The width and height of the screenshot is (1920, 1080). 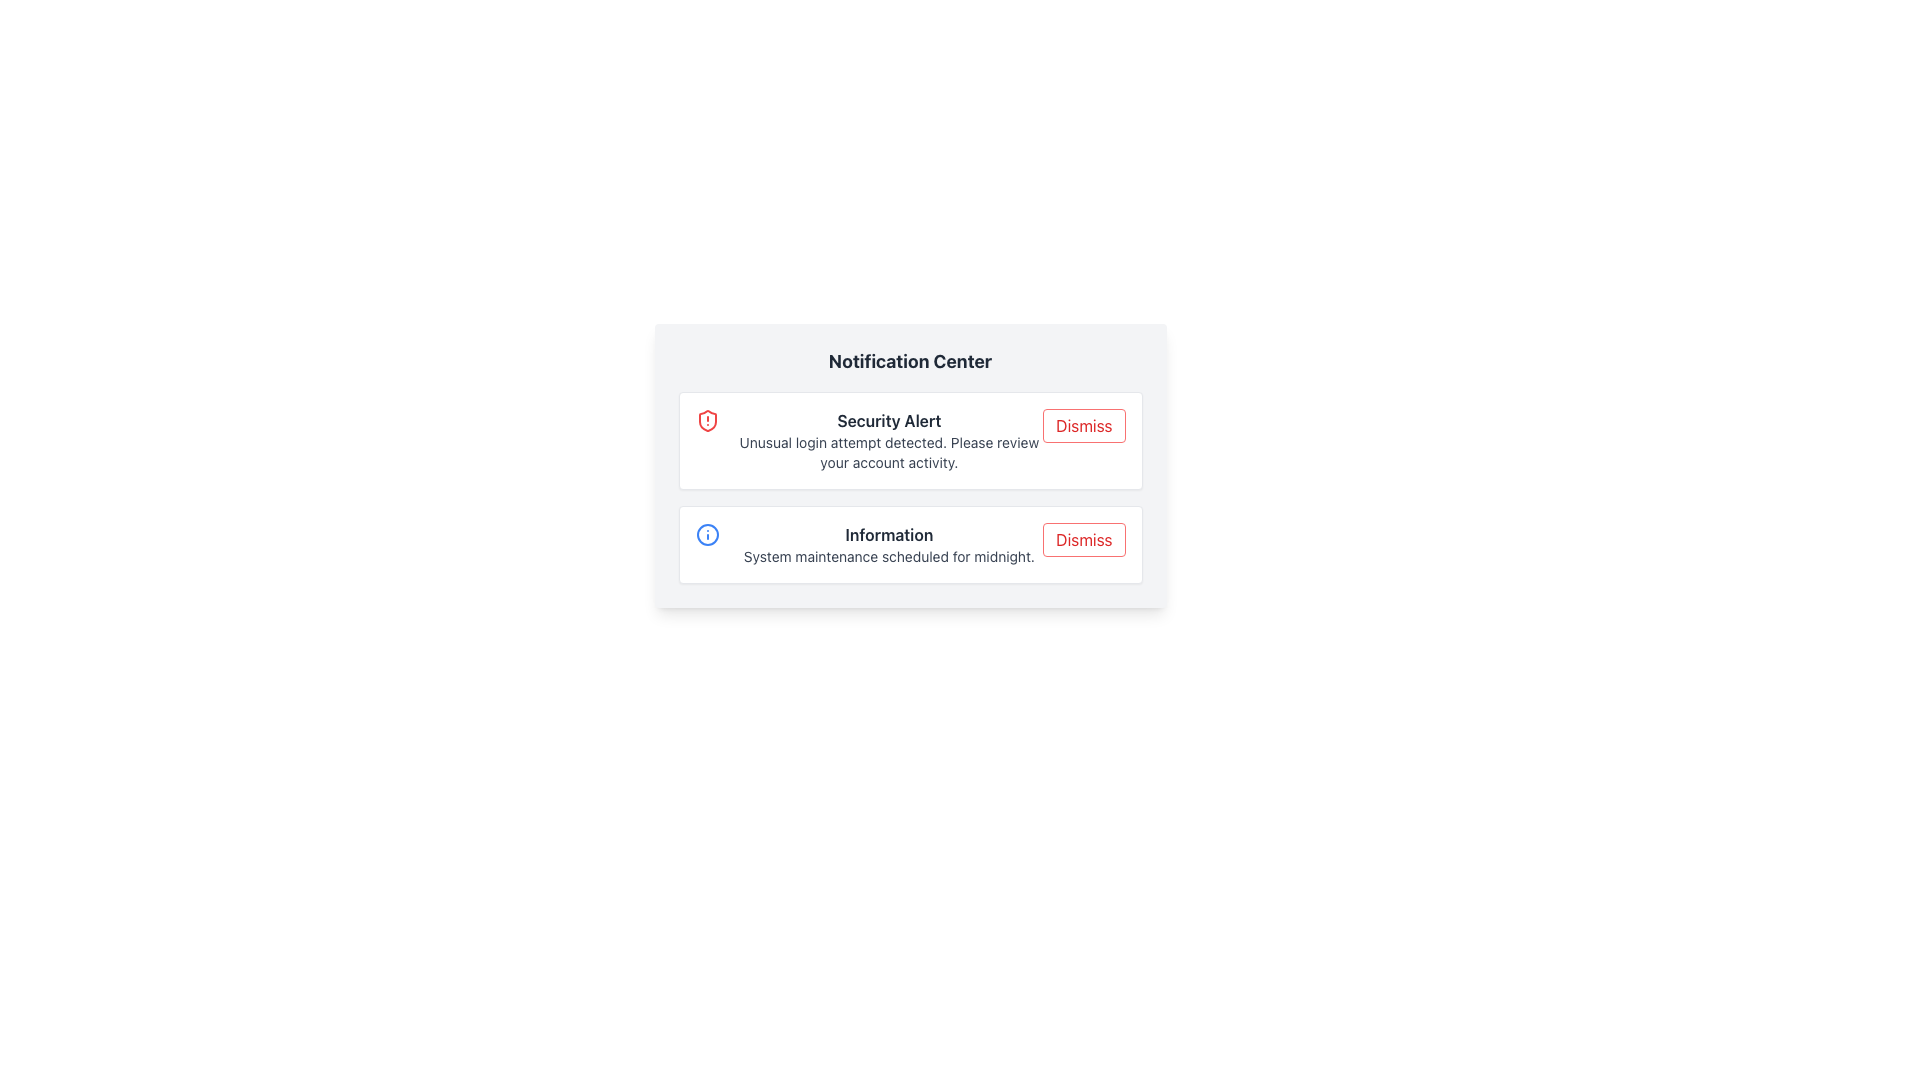 I want to click on the 'Dismiss' button with a red border and text, so click(x=1083, y=540).